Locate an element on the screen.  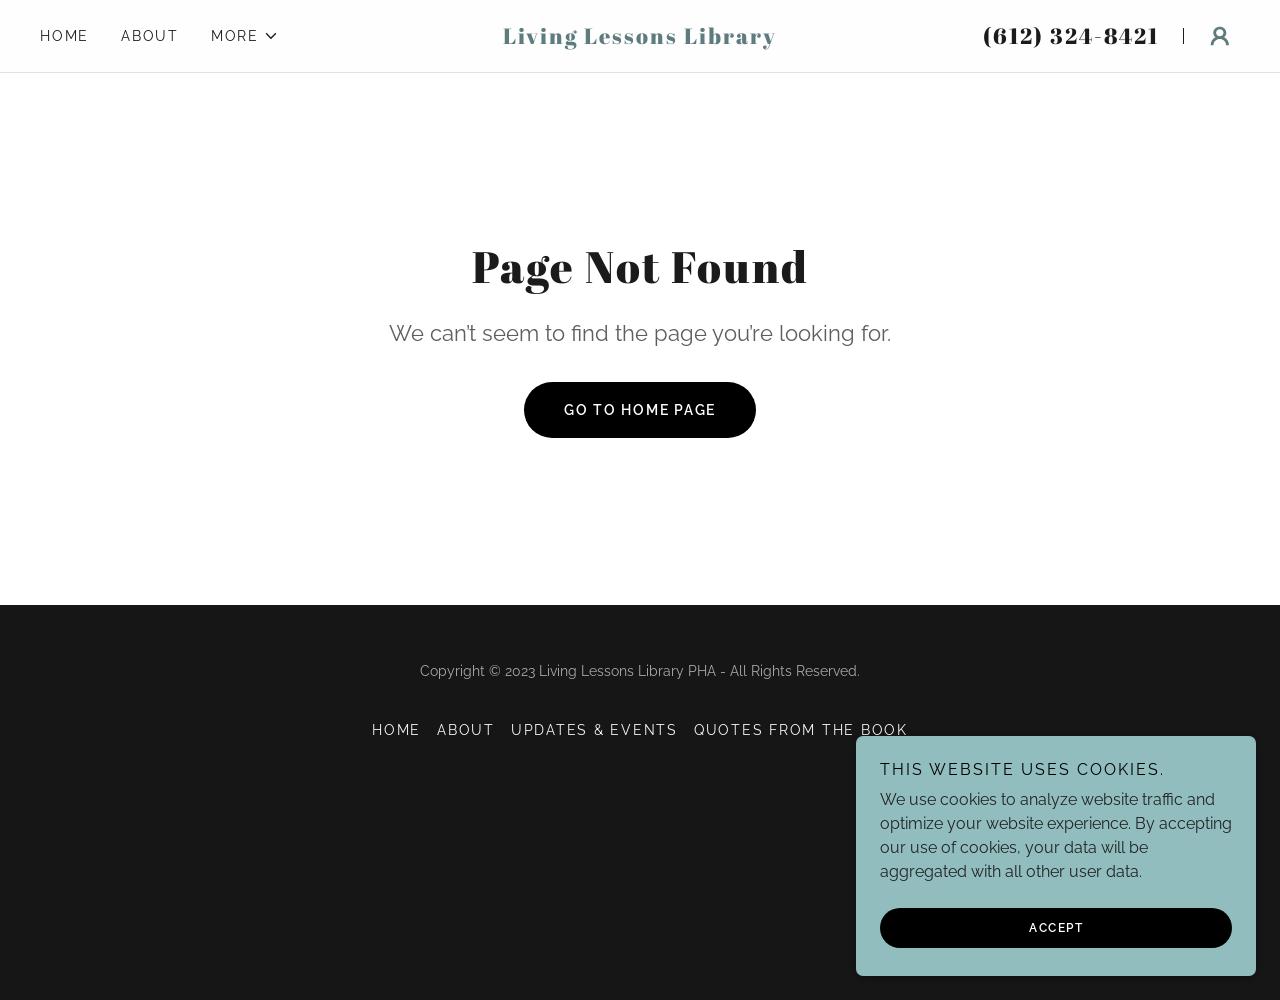
'Page Not Found' is located at coordinates (638, 266).